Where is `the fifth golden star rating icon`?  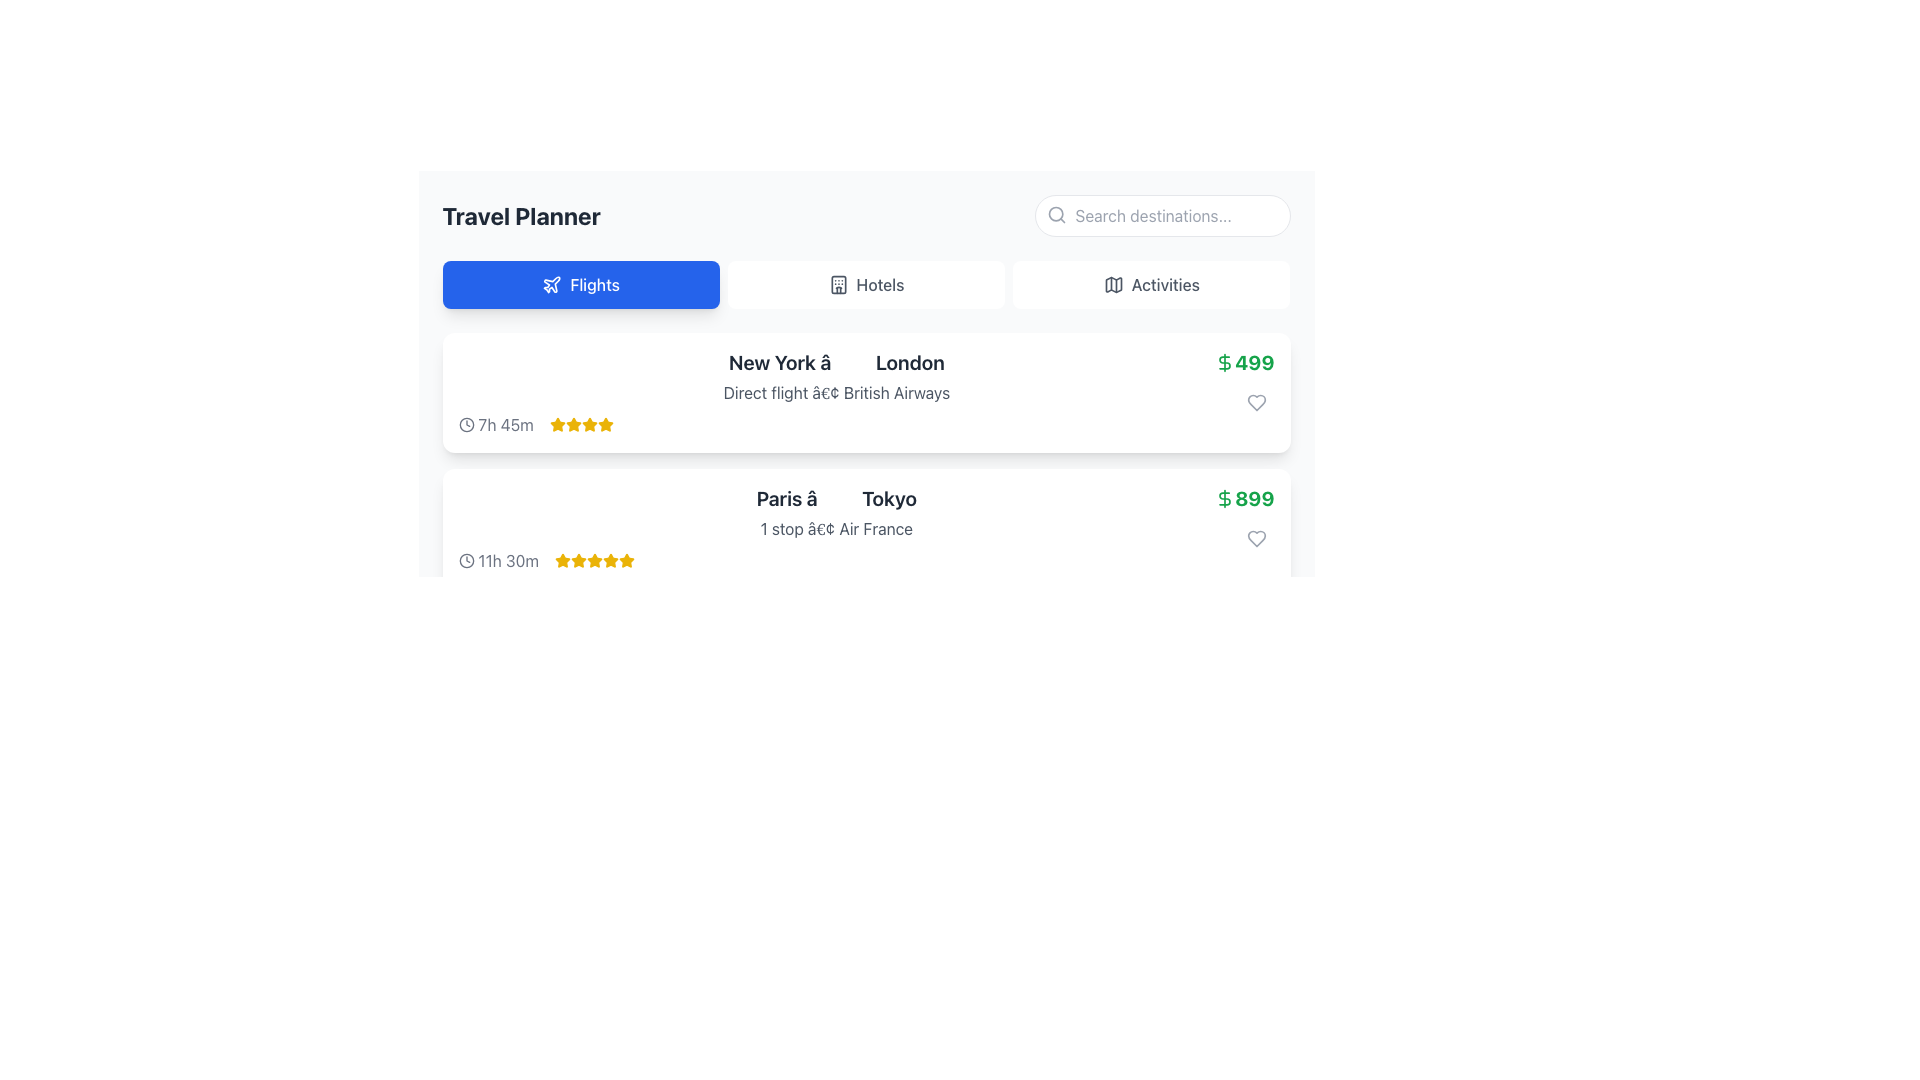 the fifth golden star rating icon is located at coordinates (594, 560).